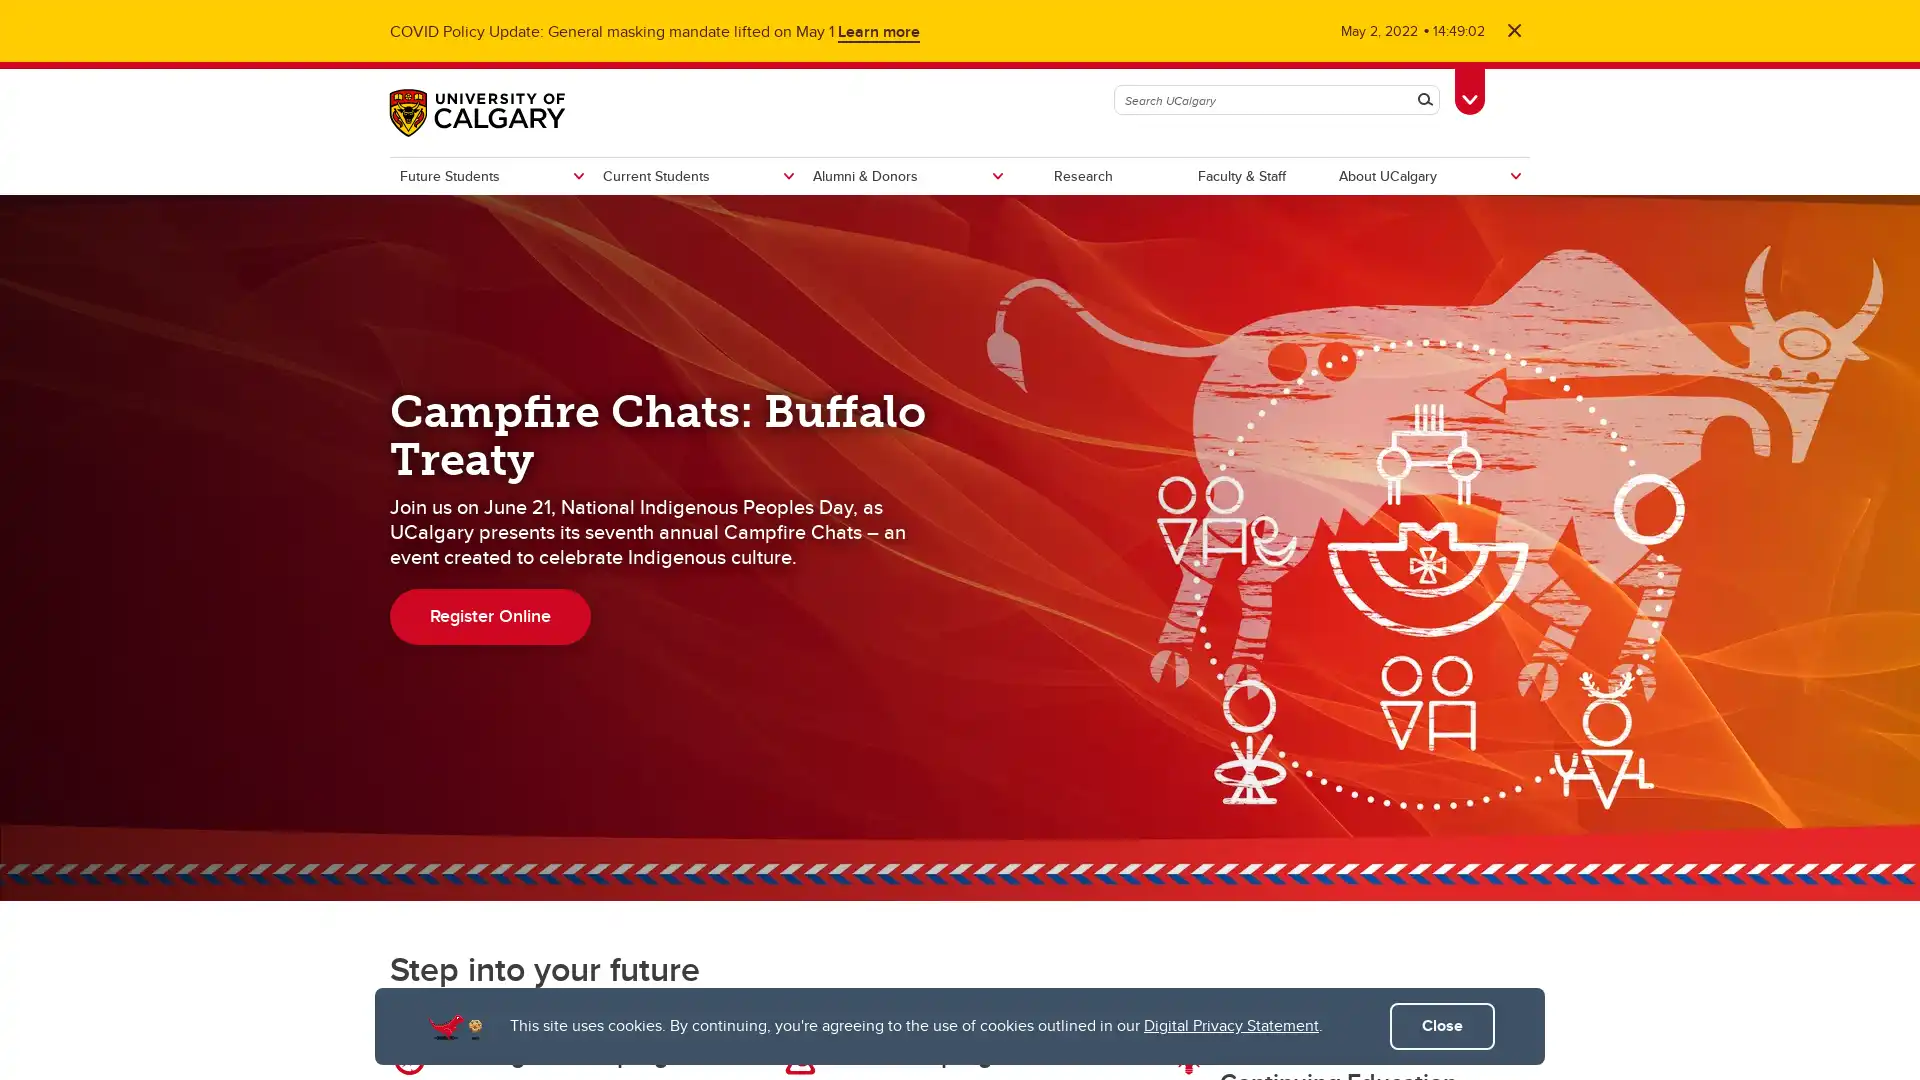  Describe the element at coordinates (1469, 87) in the screenshot. I see `Toggle Toolbox` at that location.